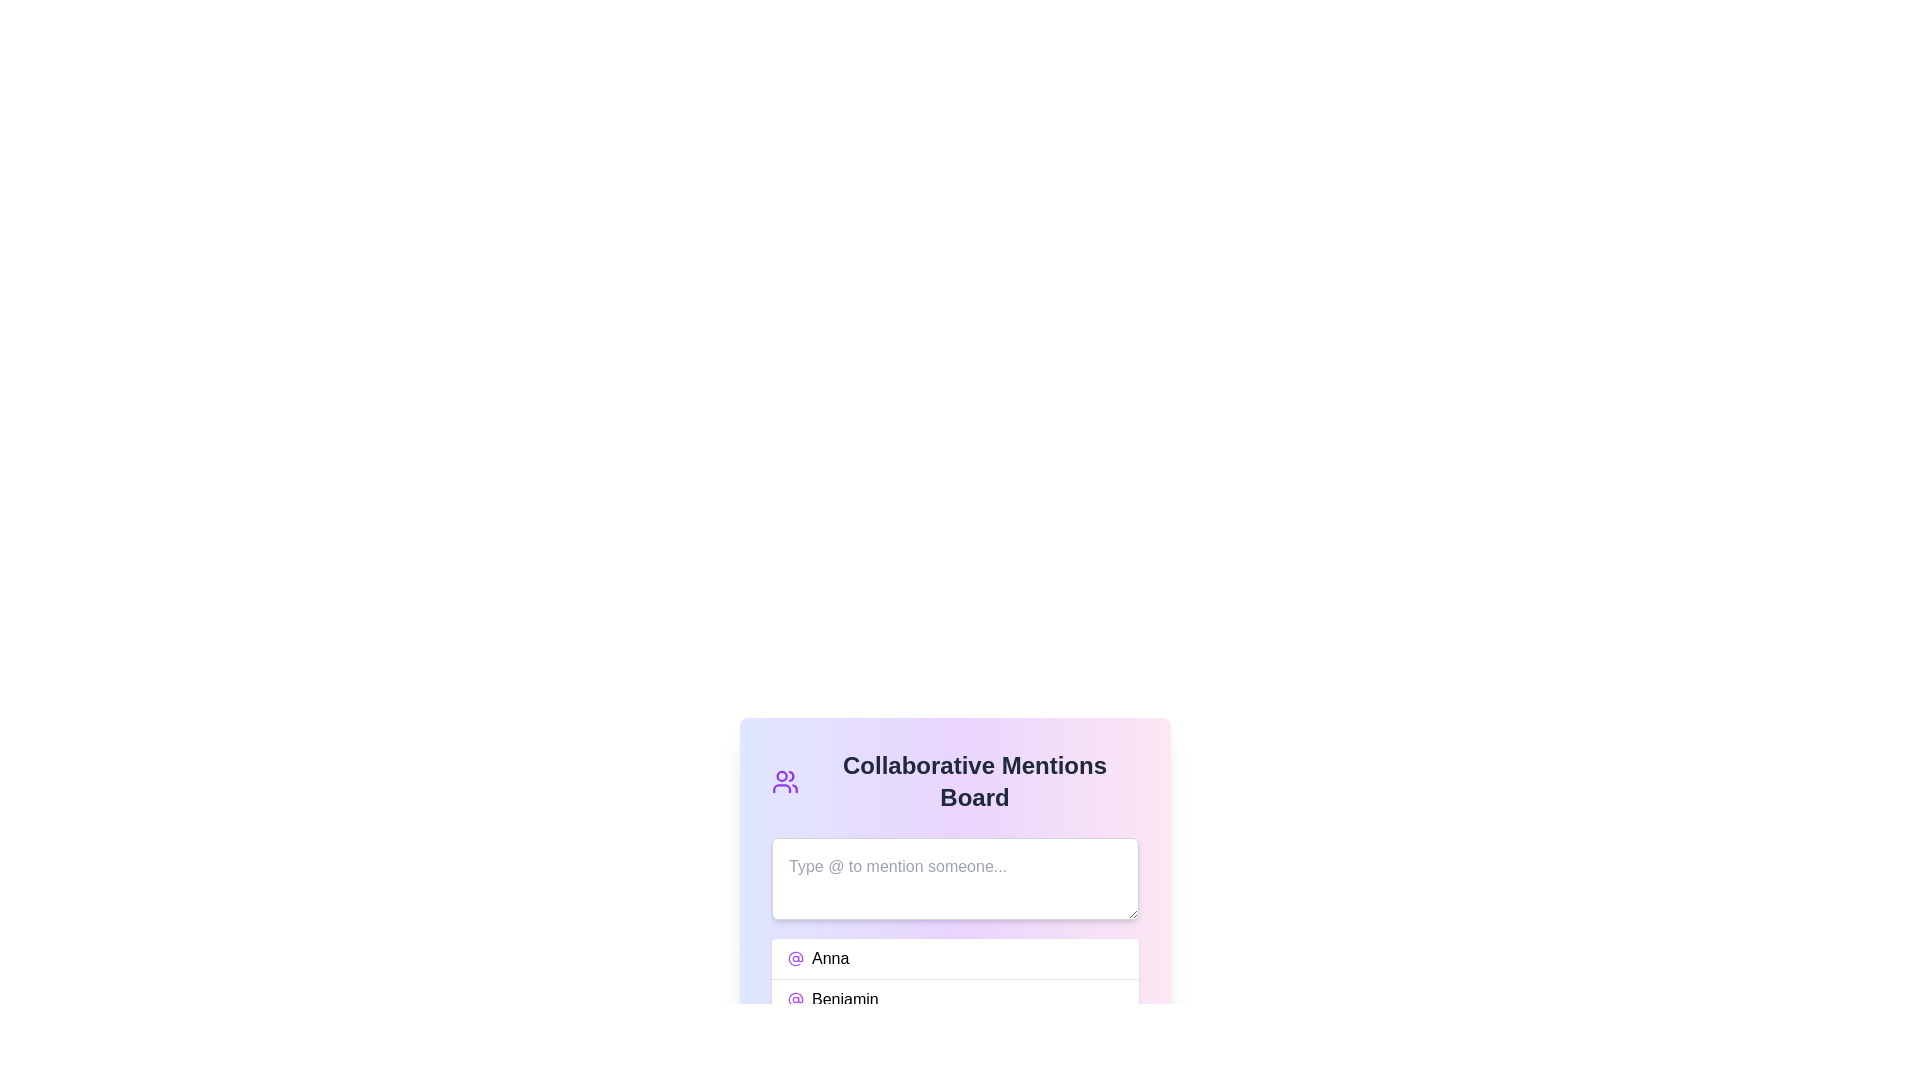 The height and width of the screenshot is (1080, 1920). Describe the element at coordinates (795, 999) in the screenshot. I see `the mention icon located to the left of the text 'Benjamin'` at that location.